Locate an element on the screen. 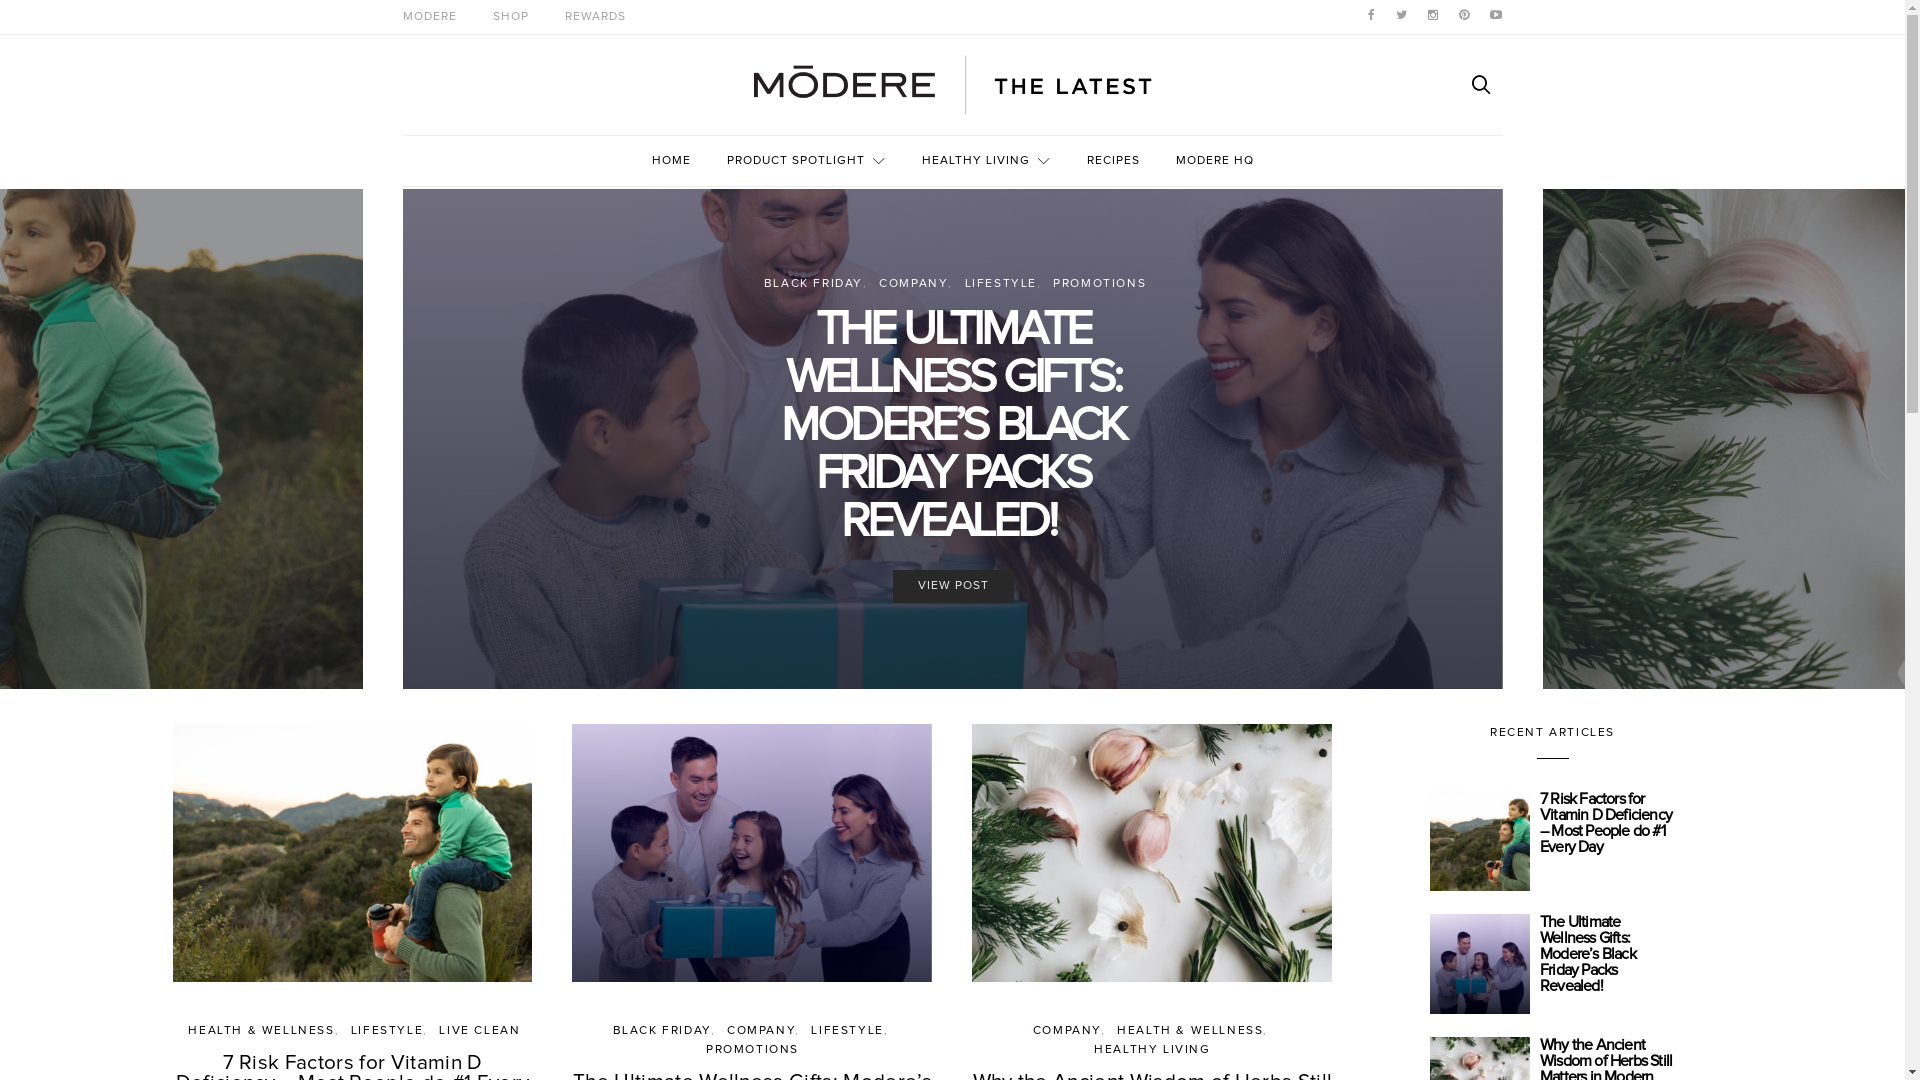  'LIVE CLEAN' is located at coordinates (478, 1030).